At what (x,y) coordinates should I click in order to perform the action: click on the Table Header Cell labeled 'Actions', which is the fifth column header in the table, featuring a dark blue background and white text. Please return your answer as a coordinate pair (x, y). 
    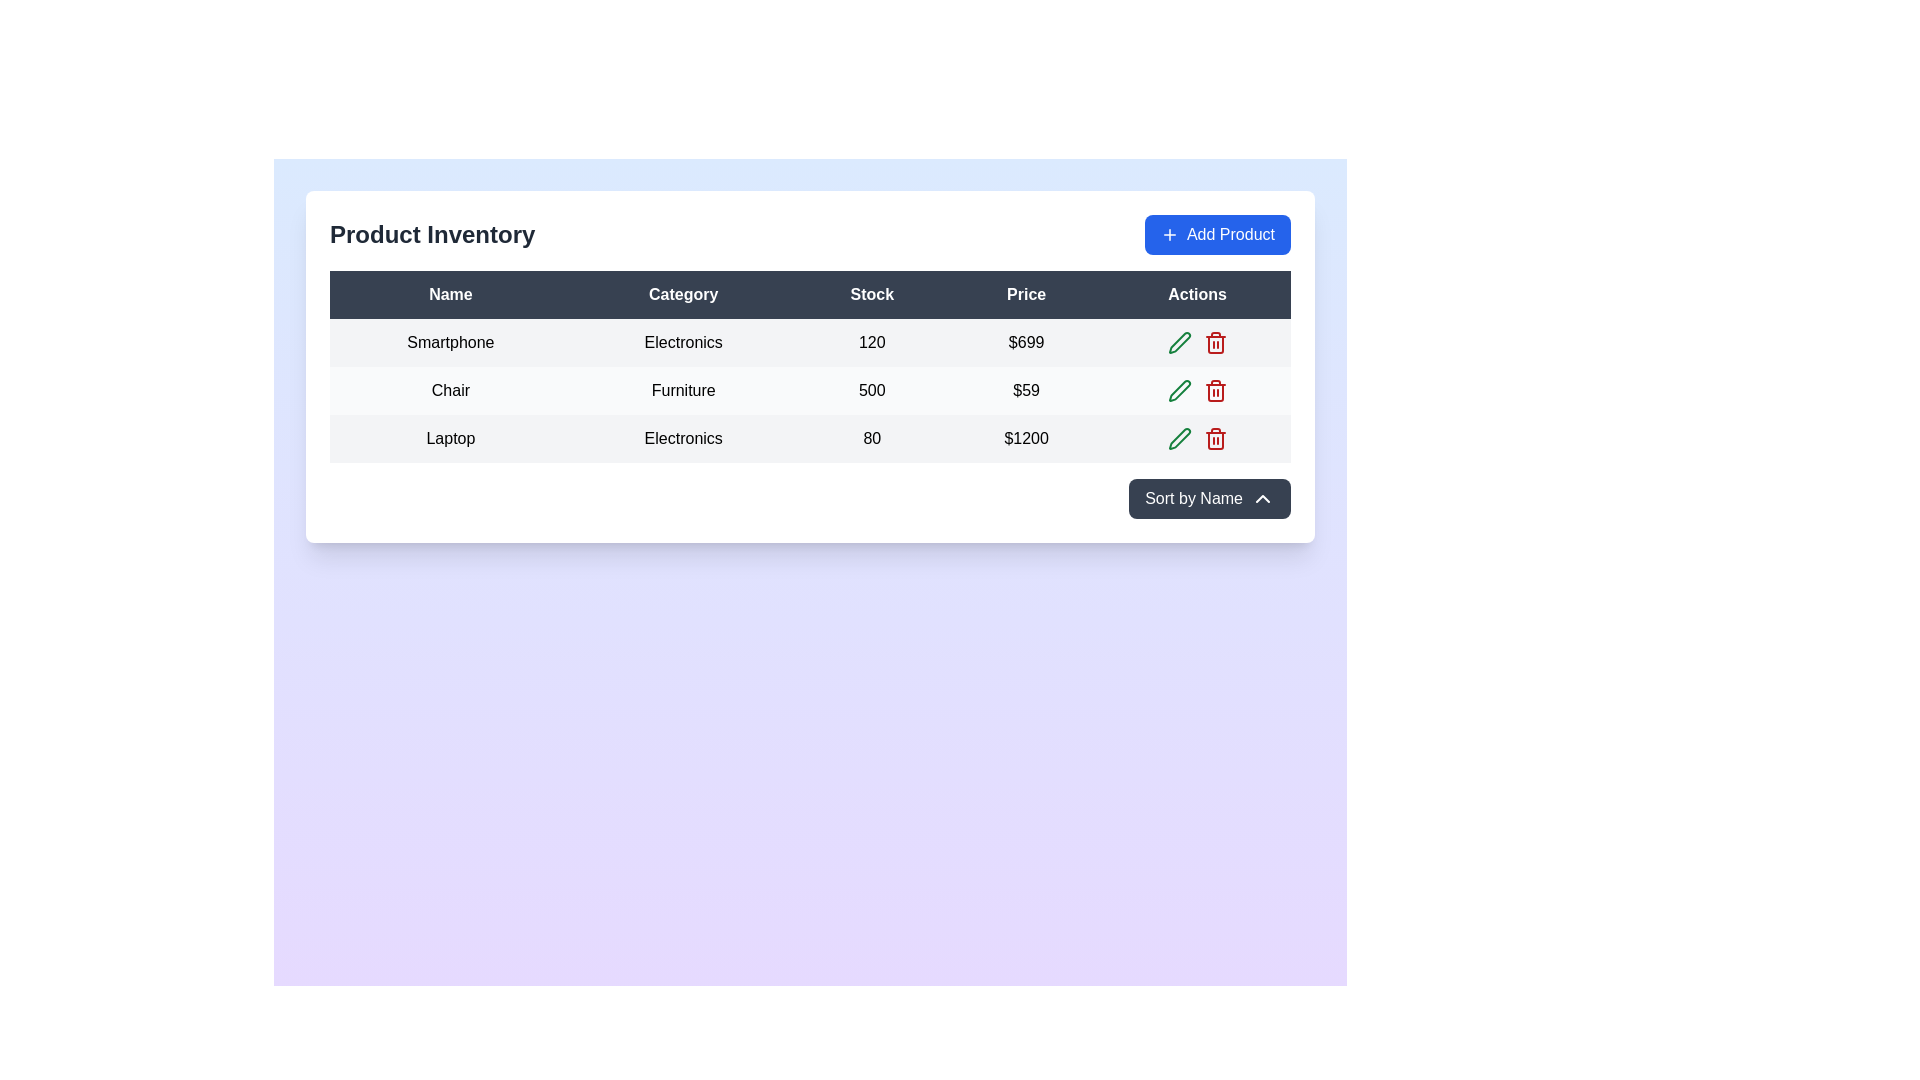
    Looking at the image, I should click on (1197, 294).